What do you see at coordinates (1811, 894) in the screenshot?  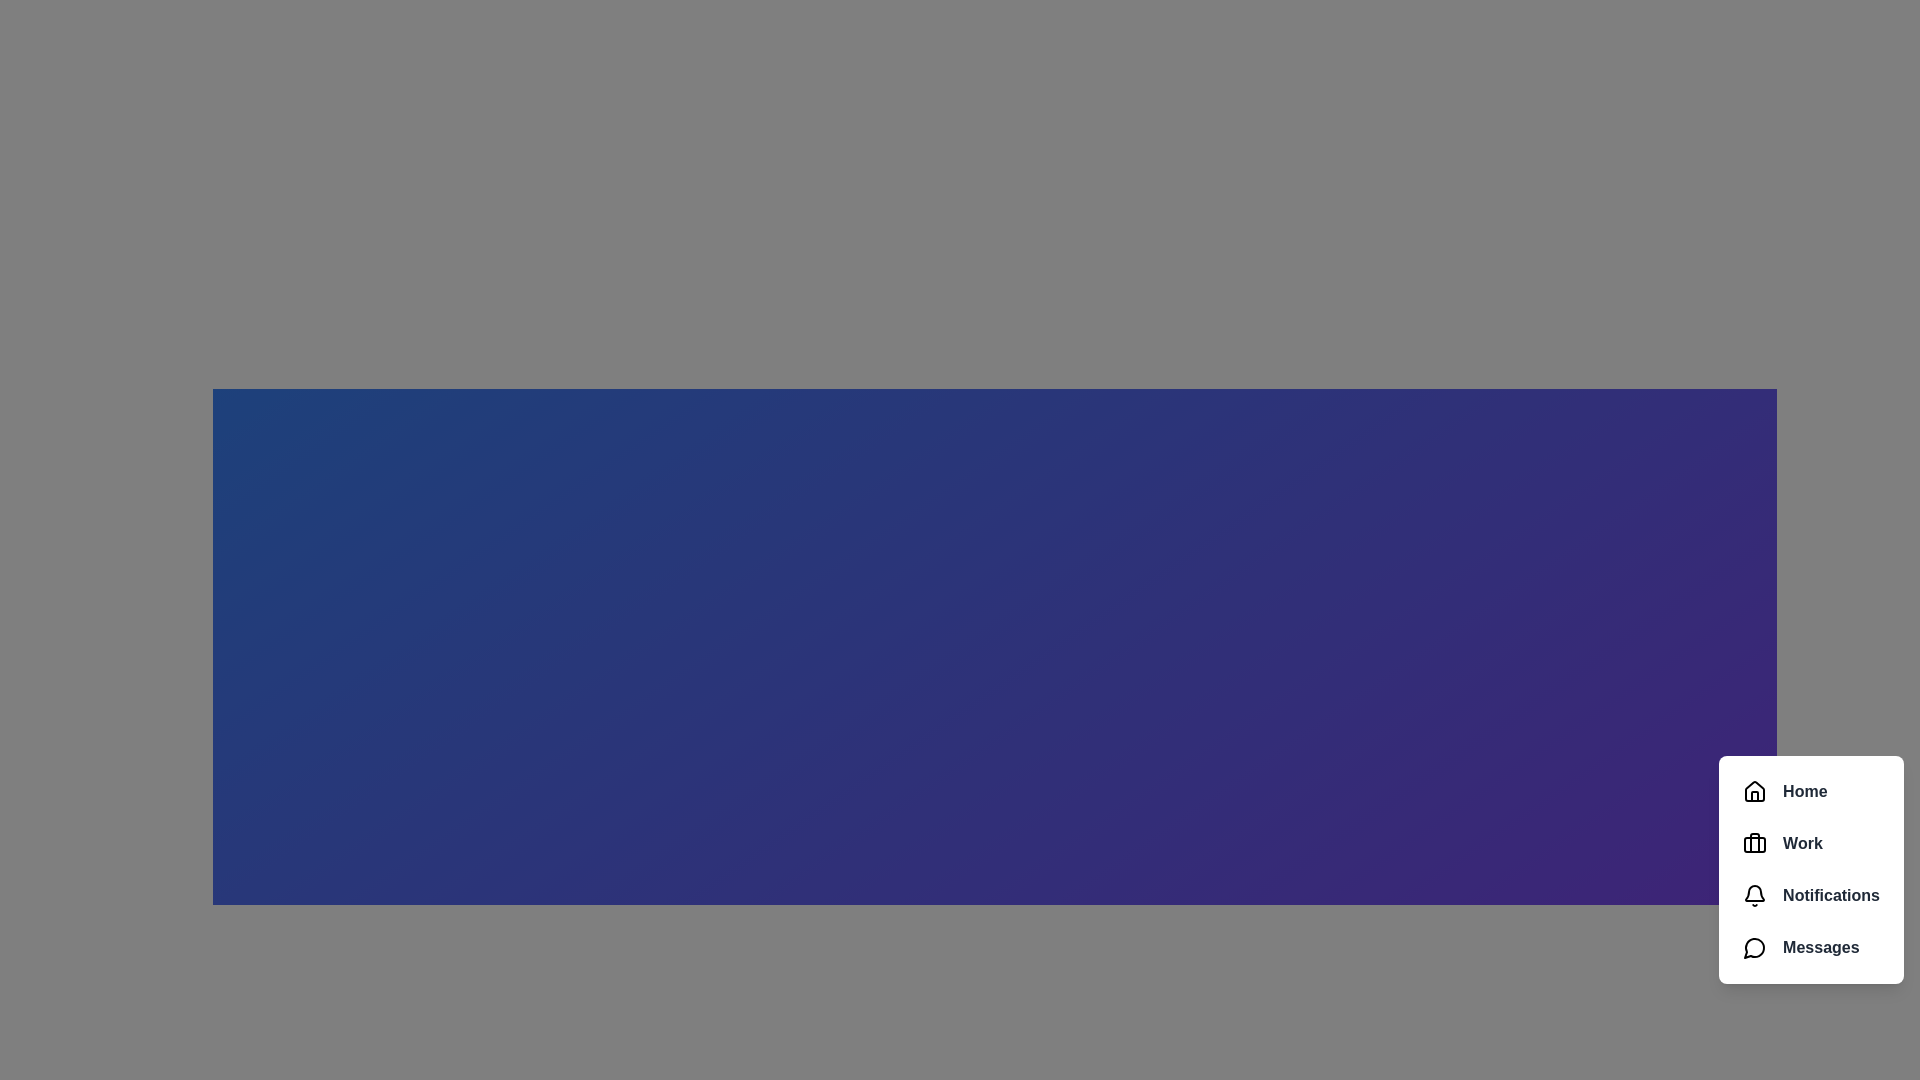 I see `the menu item labeled Notifications to observe visual feedback` at bounding box center [1811, 894].